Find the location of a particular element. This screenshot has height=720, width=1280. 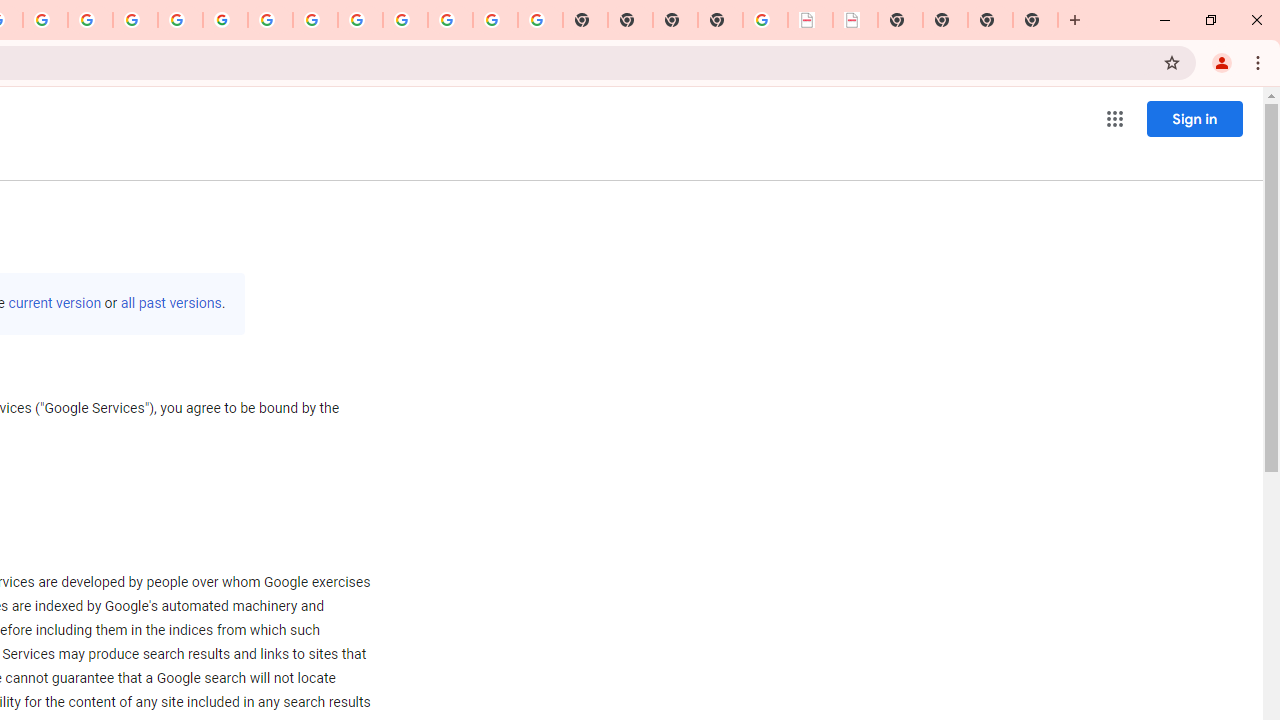

'New Tab' is located at coordinates (1035, 20).